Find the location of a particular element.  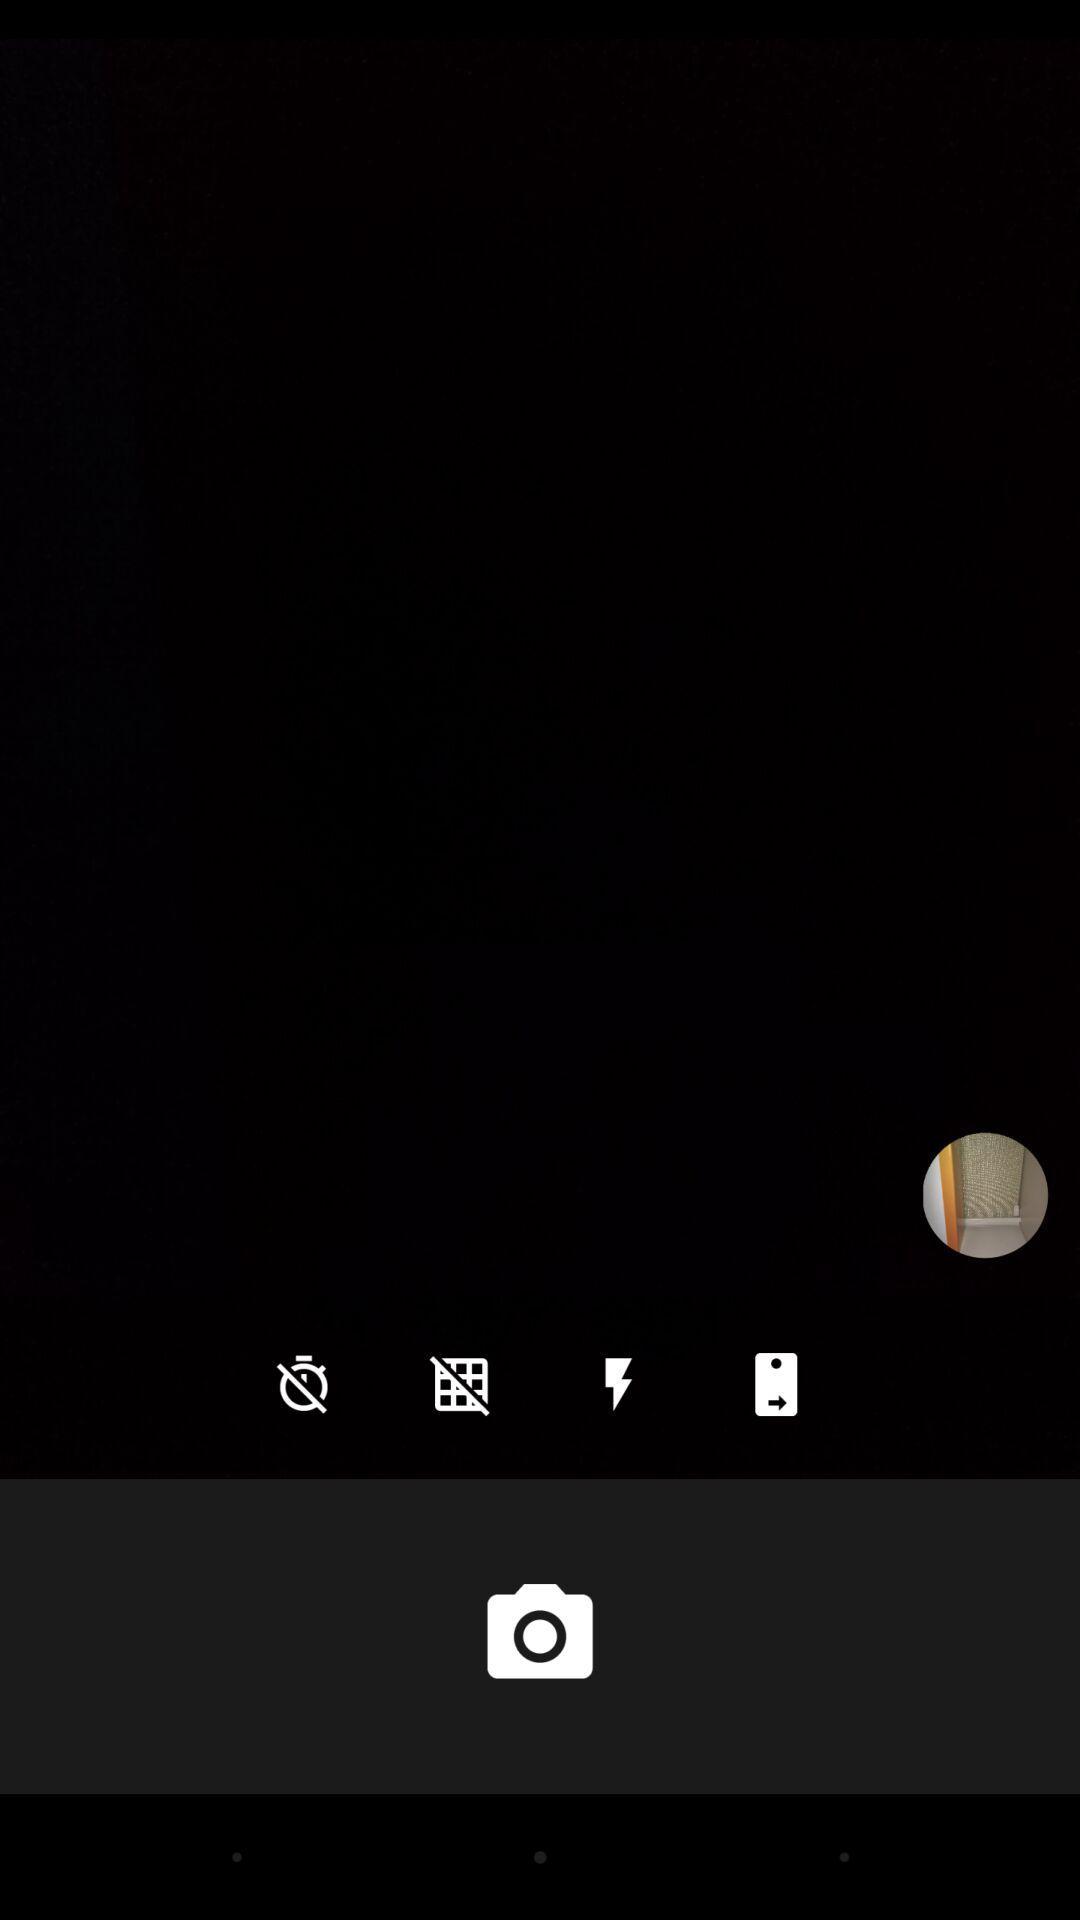

the item at the bottom right corner is located at coordinates (775, 1383).